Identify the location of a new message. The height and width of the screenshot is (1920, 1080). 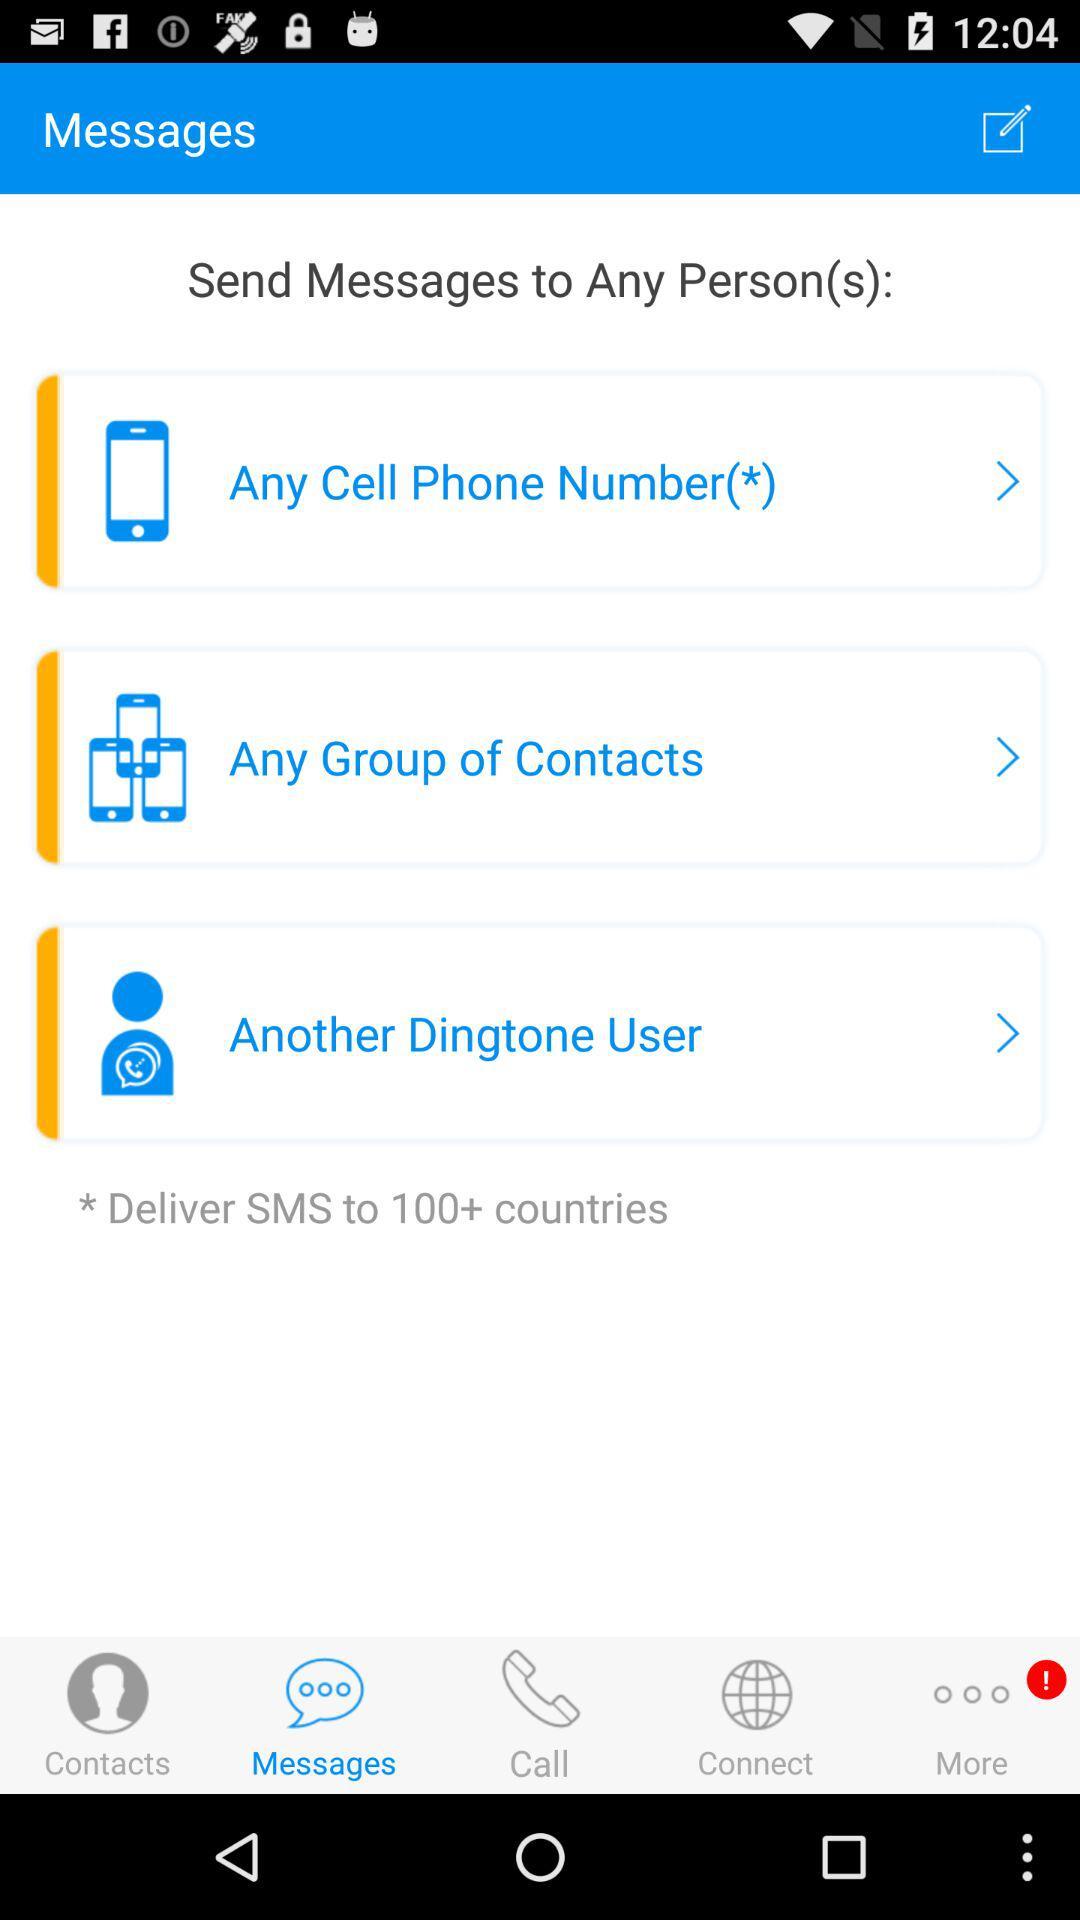
(1007, 127).